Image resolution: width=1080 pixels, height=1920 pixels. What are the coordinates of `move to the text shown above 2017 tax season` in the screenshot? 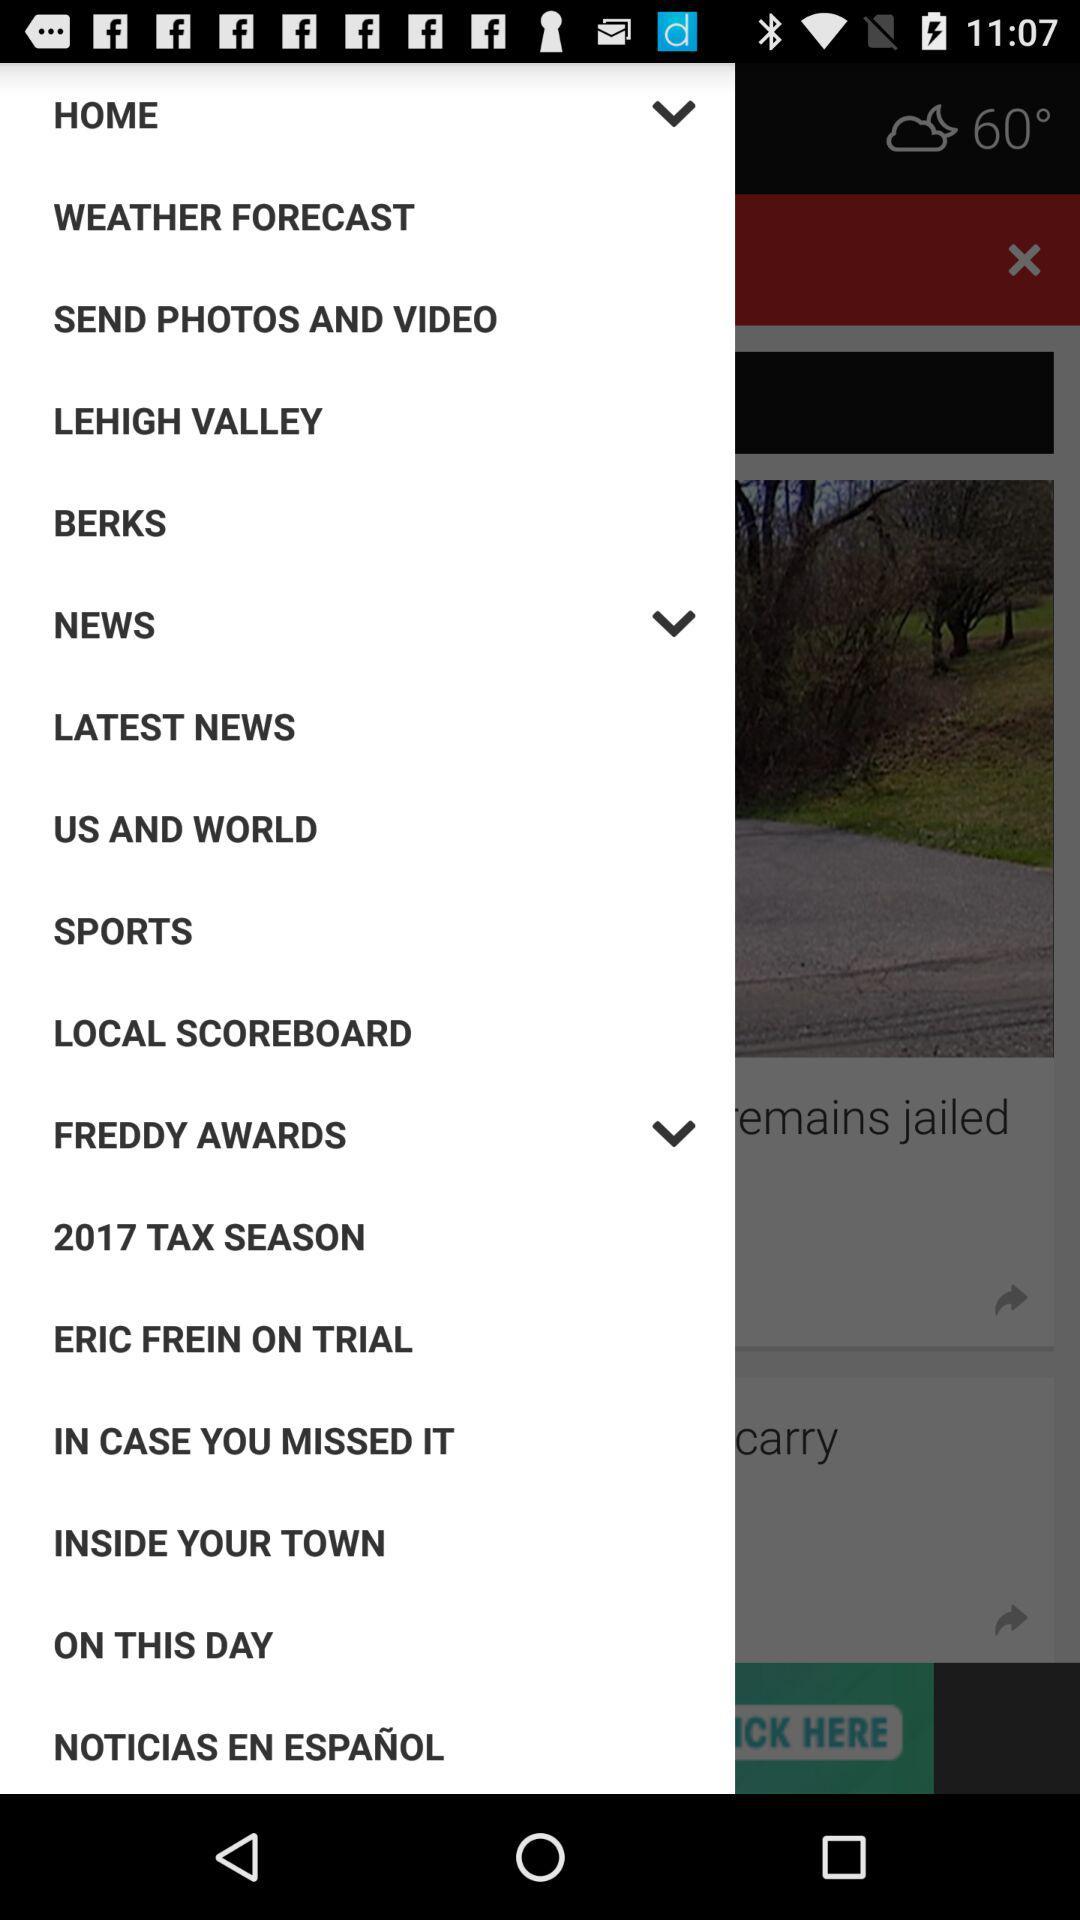 It's located at (352, 1133).